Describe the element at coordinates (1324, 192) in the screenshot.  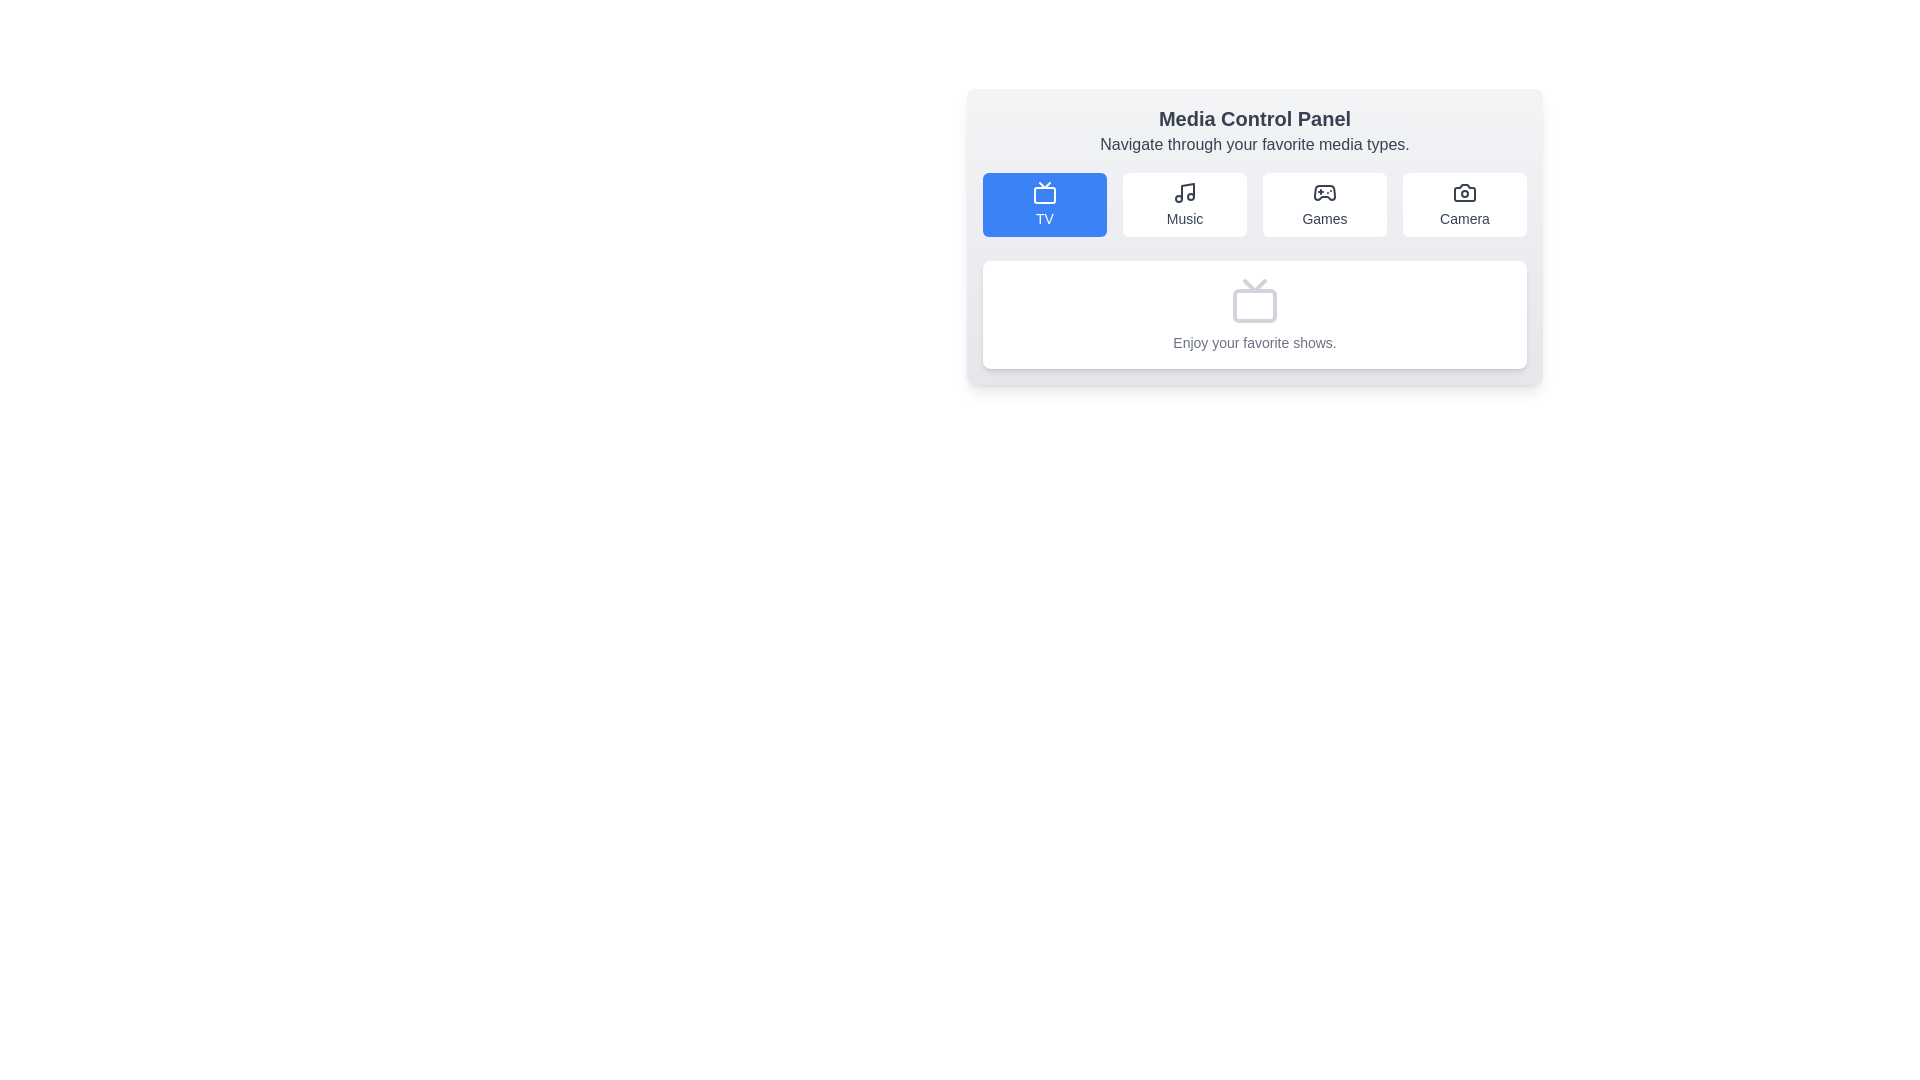
I see `the 'Games' icon button in the media control panel` at that location.